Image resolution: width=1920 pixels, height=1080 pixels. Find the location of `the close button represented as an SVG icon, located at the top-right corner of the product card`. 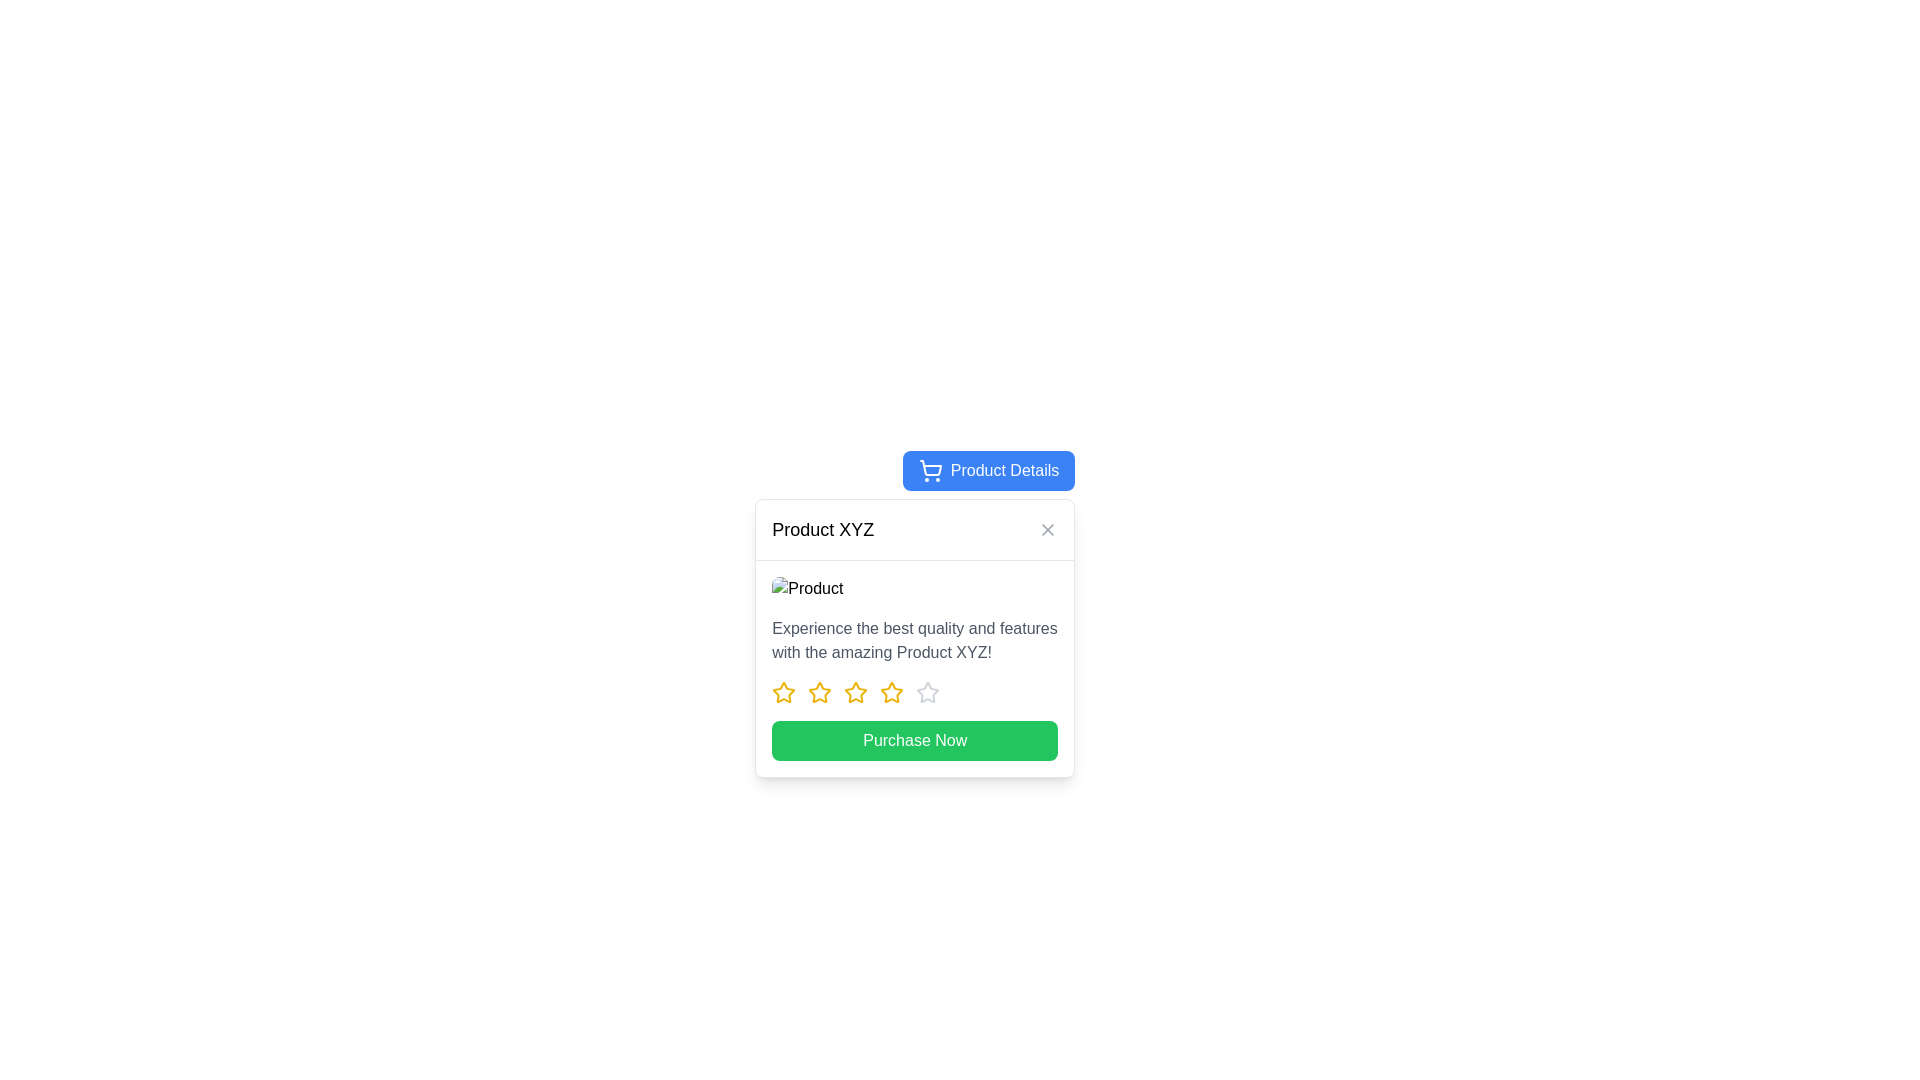

the close button represented as an SVG icon, located at the top-right corner of the product card is located at coordinates (1047, 528).